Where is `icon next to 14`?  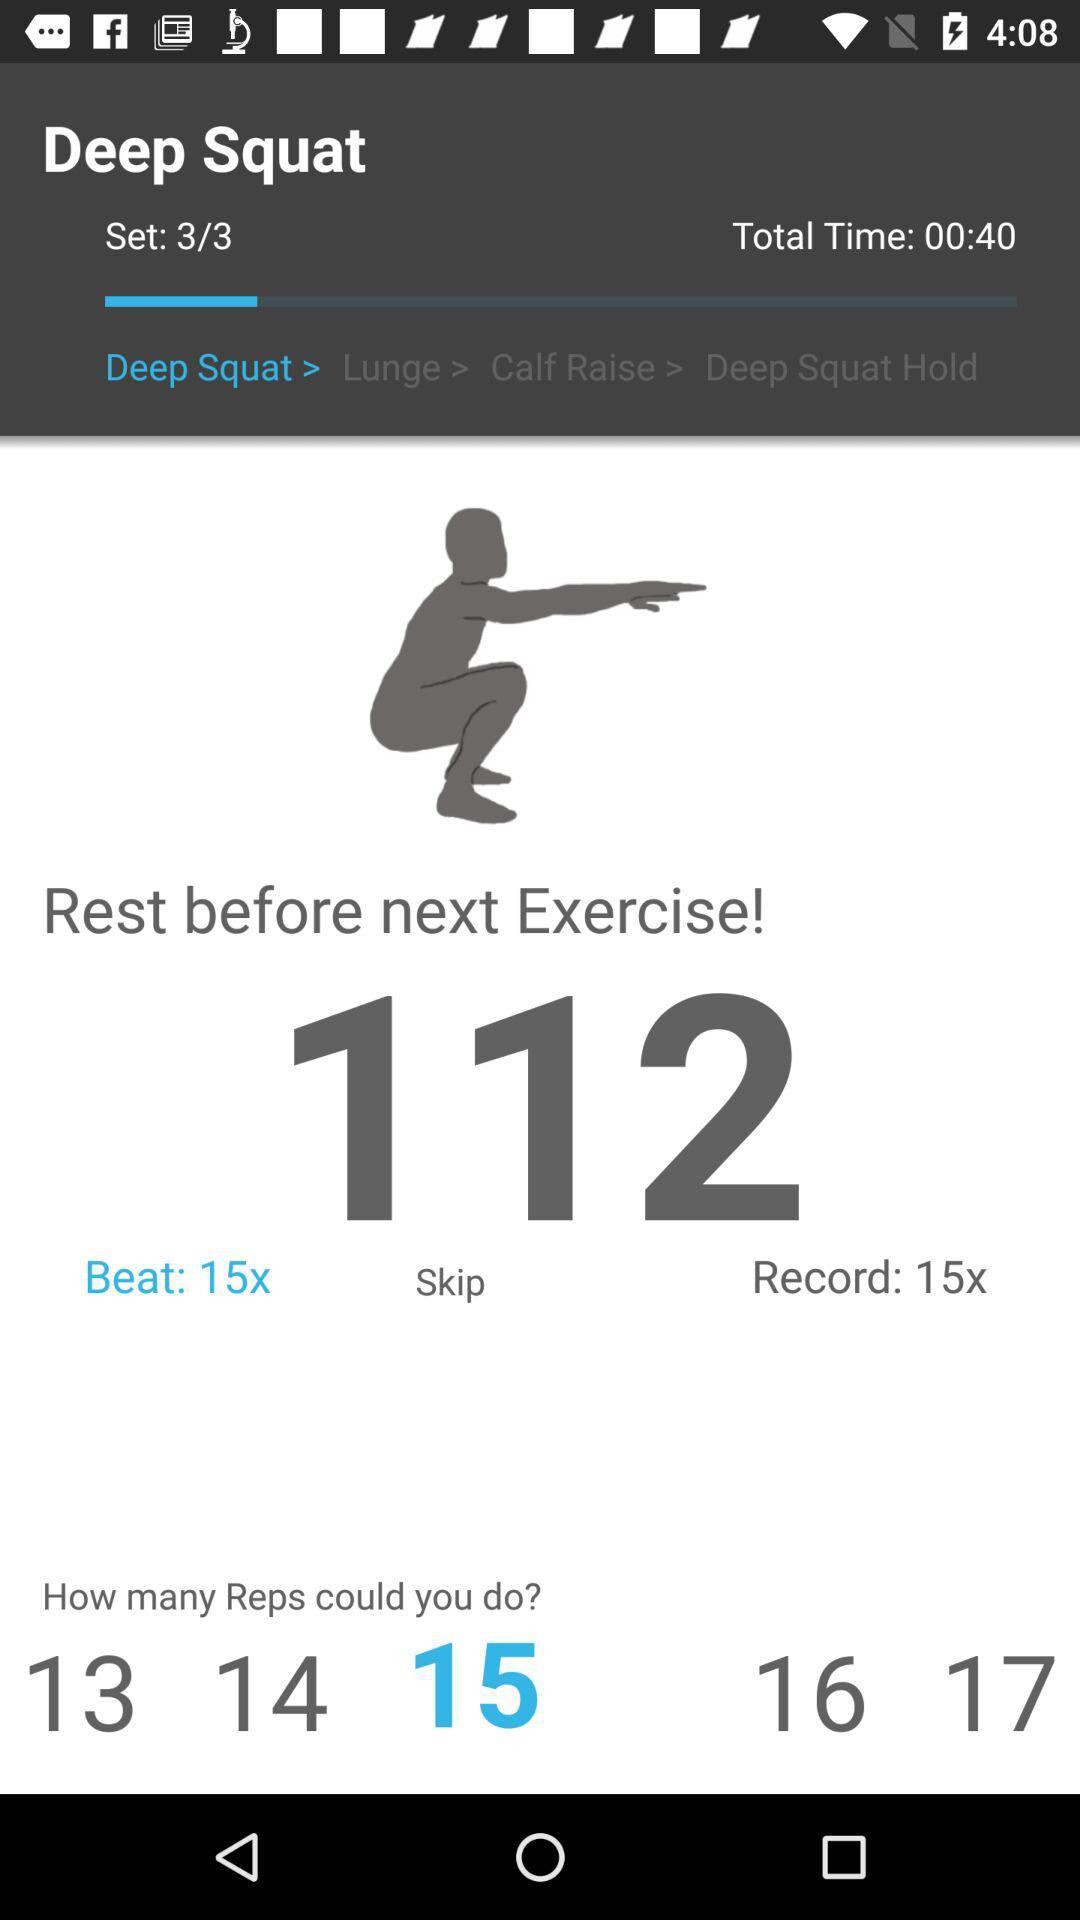
icon next to 14 is located at coordinates (540, 1680).